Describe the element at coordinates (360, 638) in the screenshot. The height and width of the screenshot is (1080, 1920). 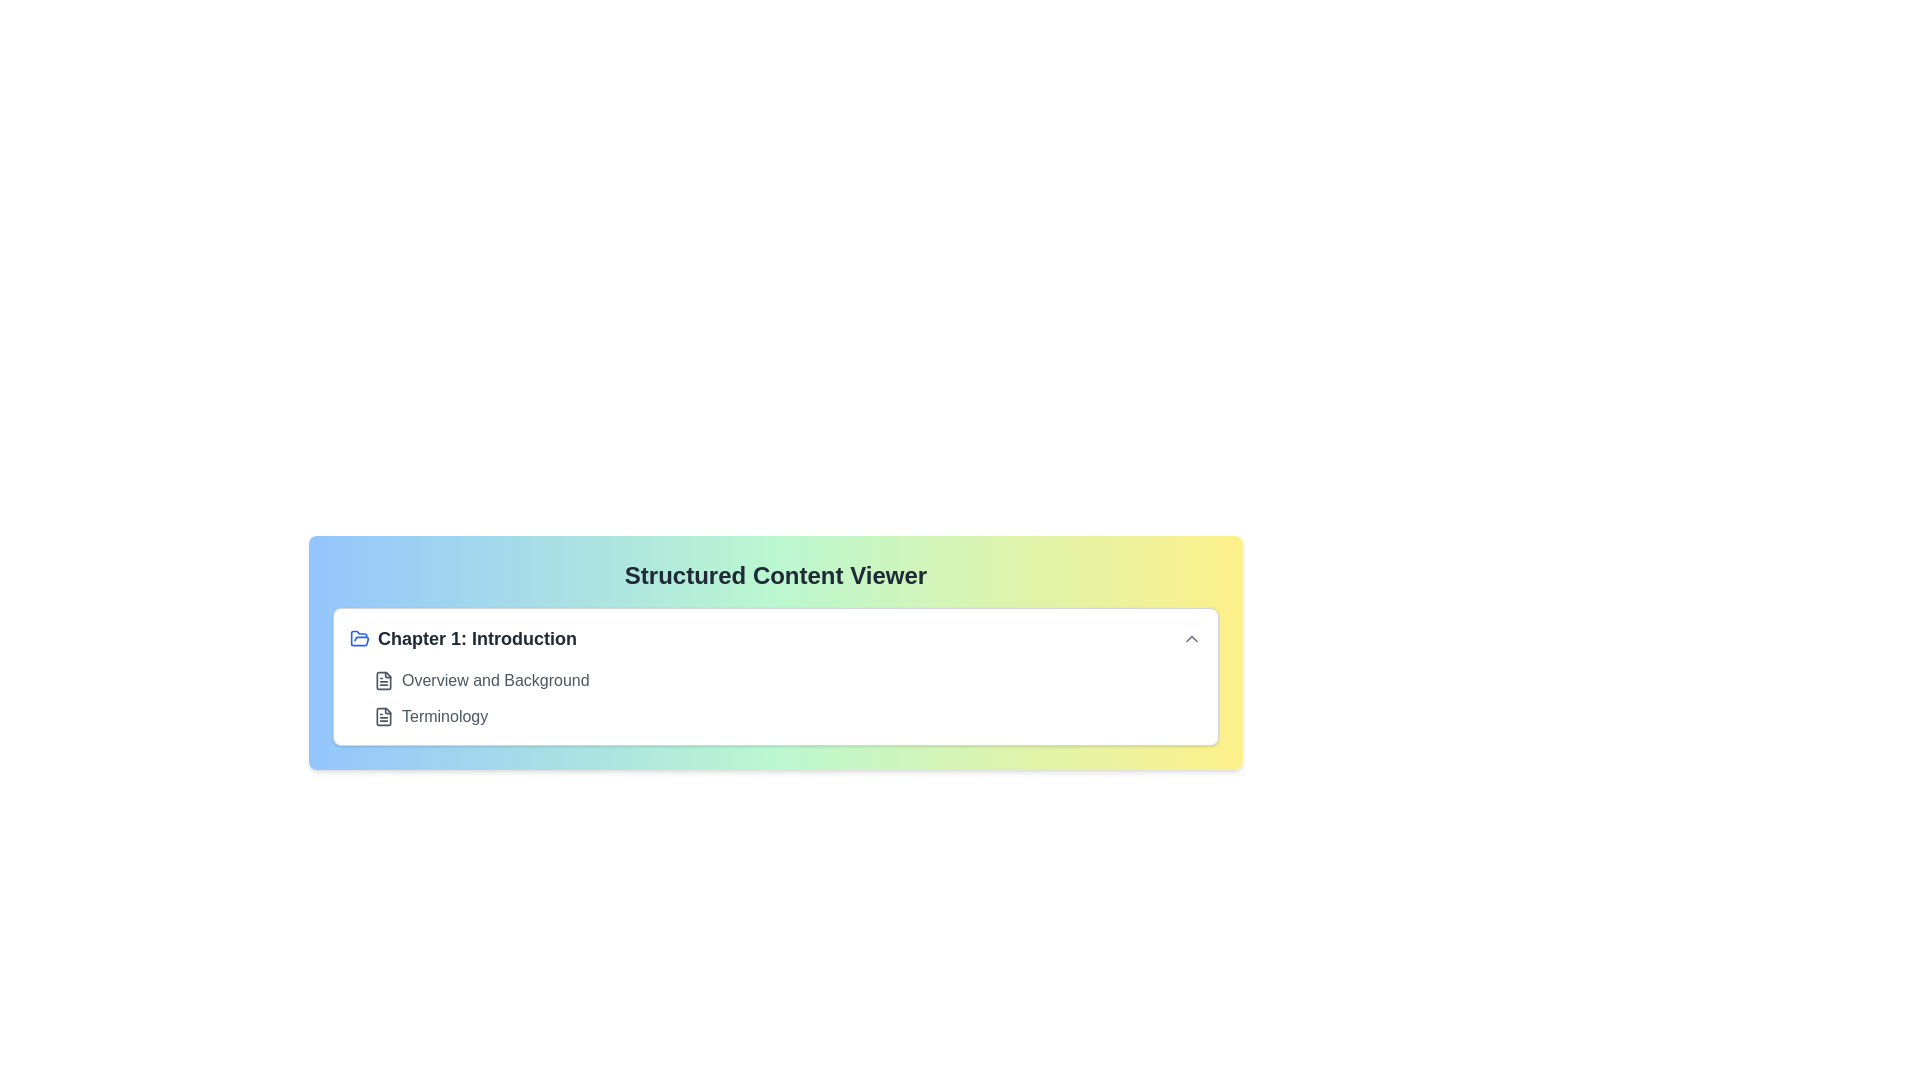
I see `the decorative icon associated with the chapter title in the 'Structured Content Viewer' interface, located at the top-left corner of 'Chapter 1: Introduction.'` at that location.